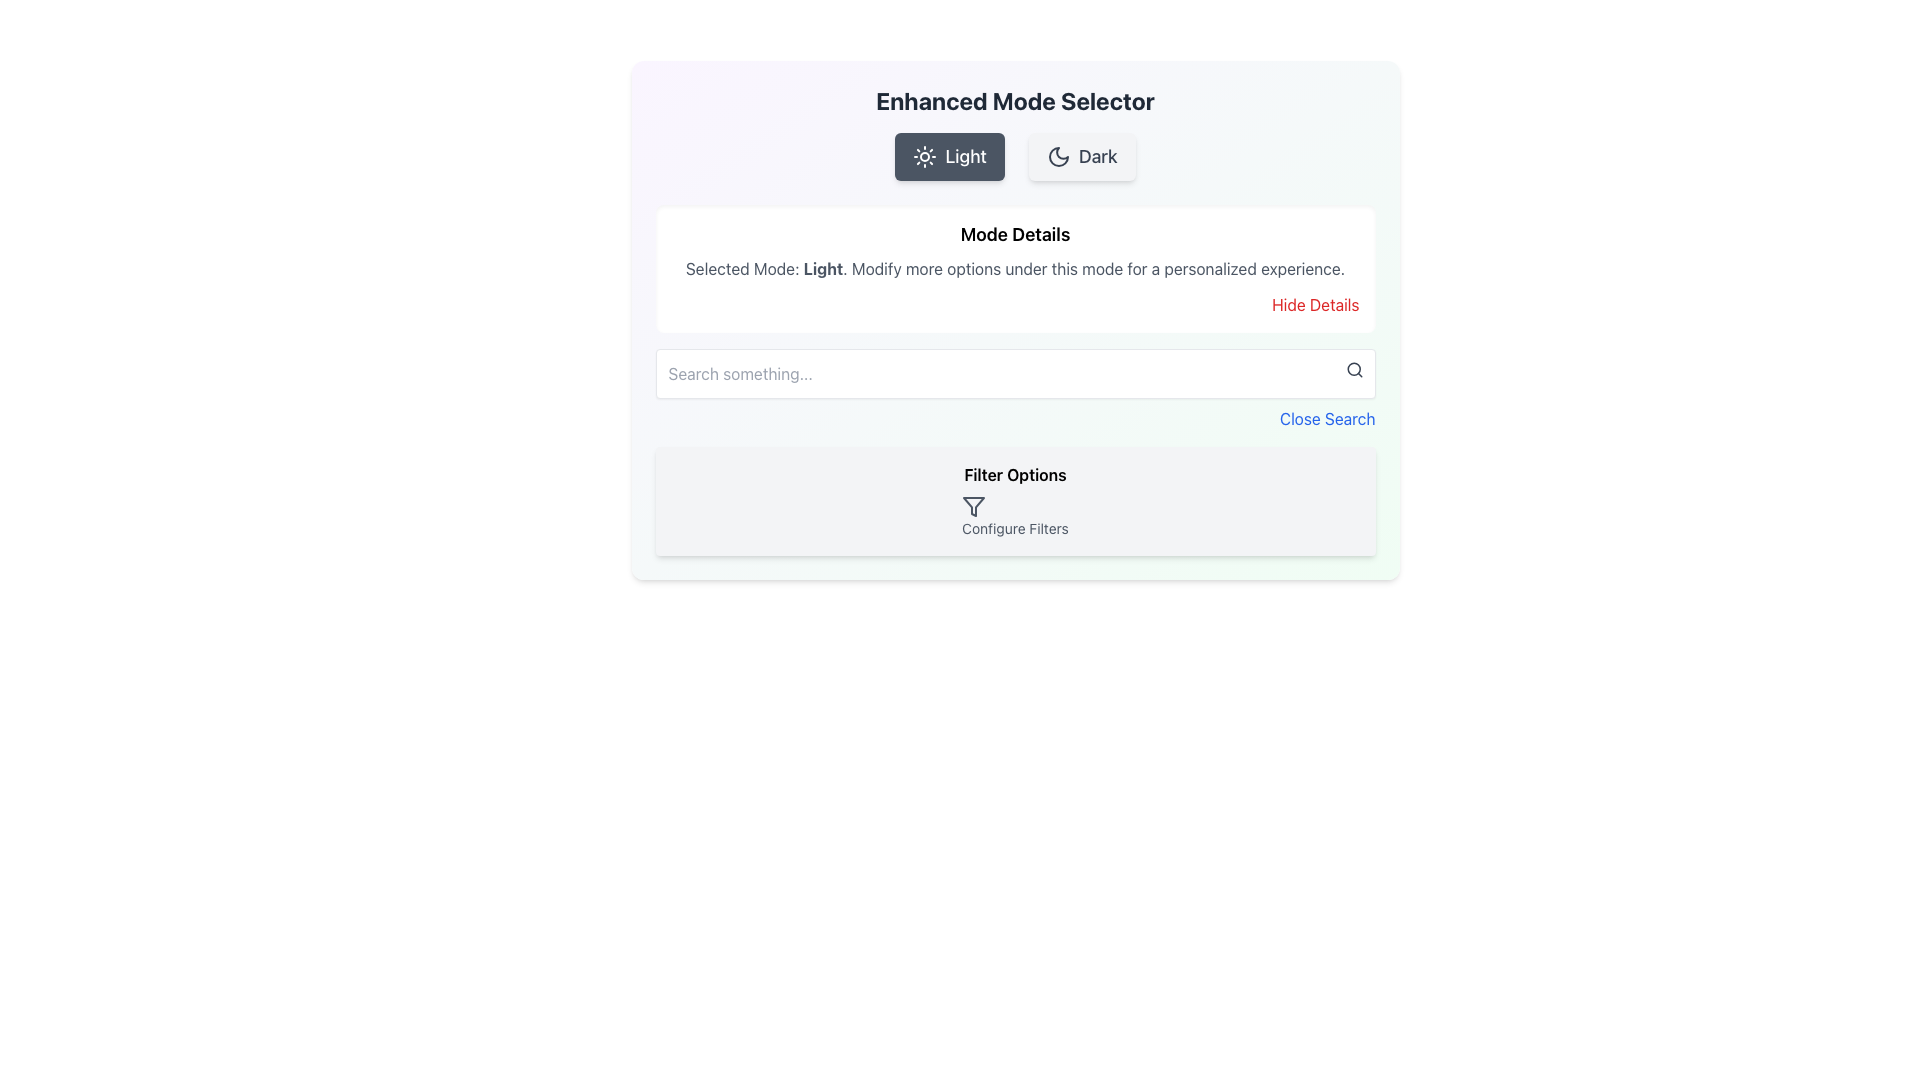 Image resolution: width=1920 pixels, height=1080 pixels. What do you see at coordinates (1015, 515) in the screenshot?
I see `the text link labeled 'Filter Options' to potentially see a tooltip` at bounding box center [1015, 515].